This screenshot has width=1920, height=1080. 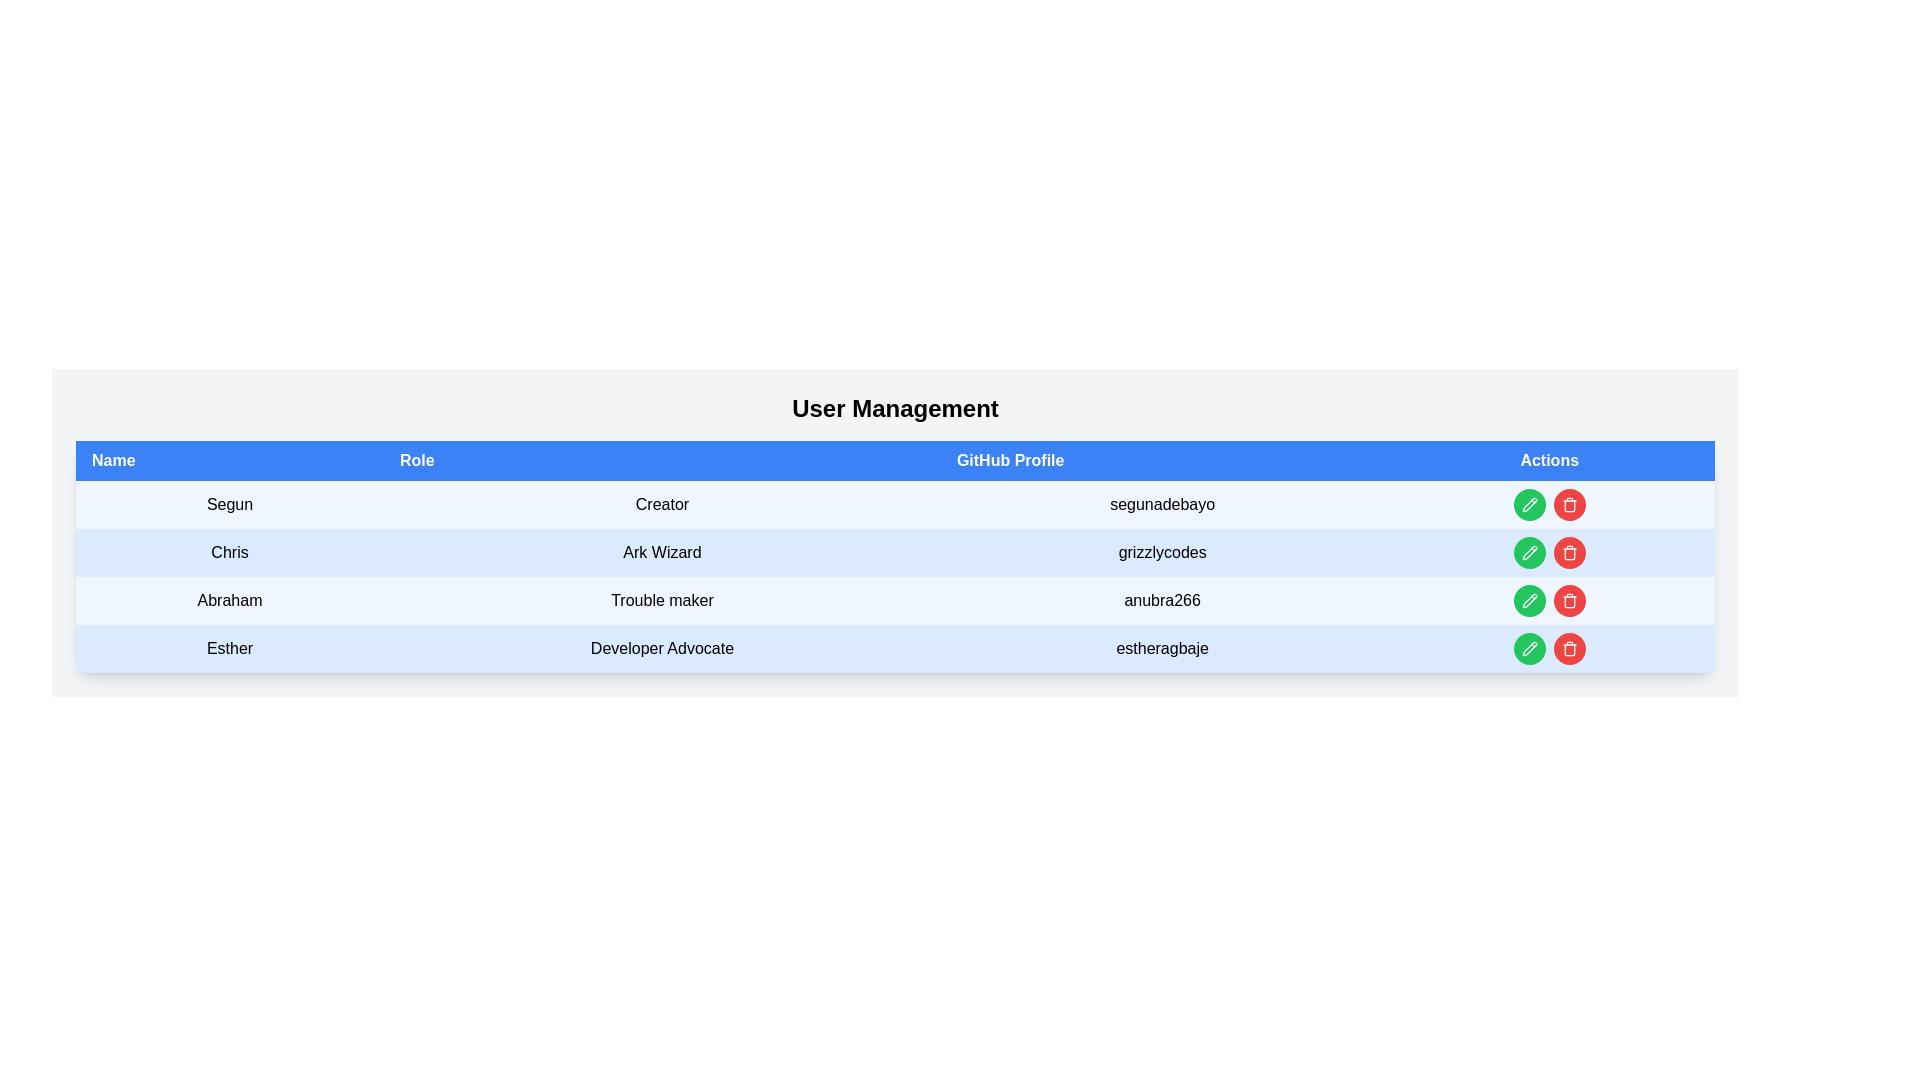 I want to click on the trash bin icon in the Actions column of the User Management table associated with the user 'Esther' to potentially display a tooltip, so click(x=1568, y=648).